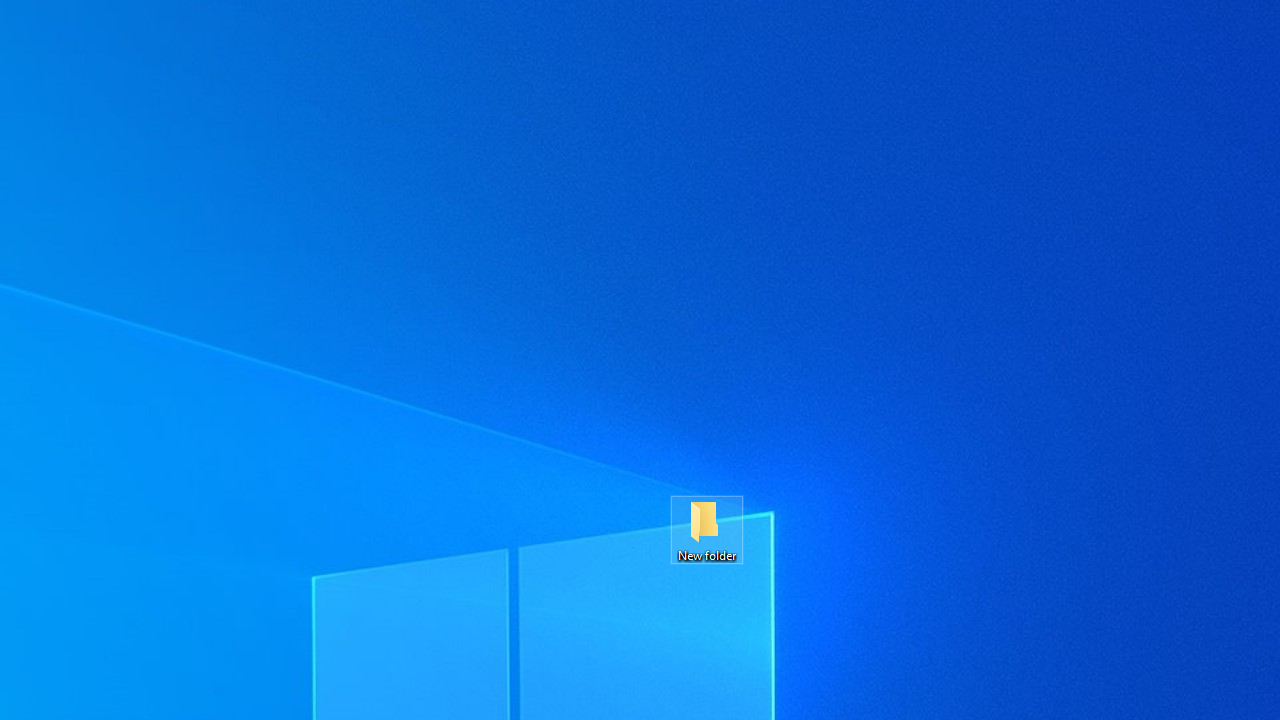 The height and width of the screenshot is (720, 1280). I want to click on 'New folder', so click(706, 529).